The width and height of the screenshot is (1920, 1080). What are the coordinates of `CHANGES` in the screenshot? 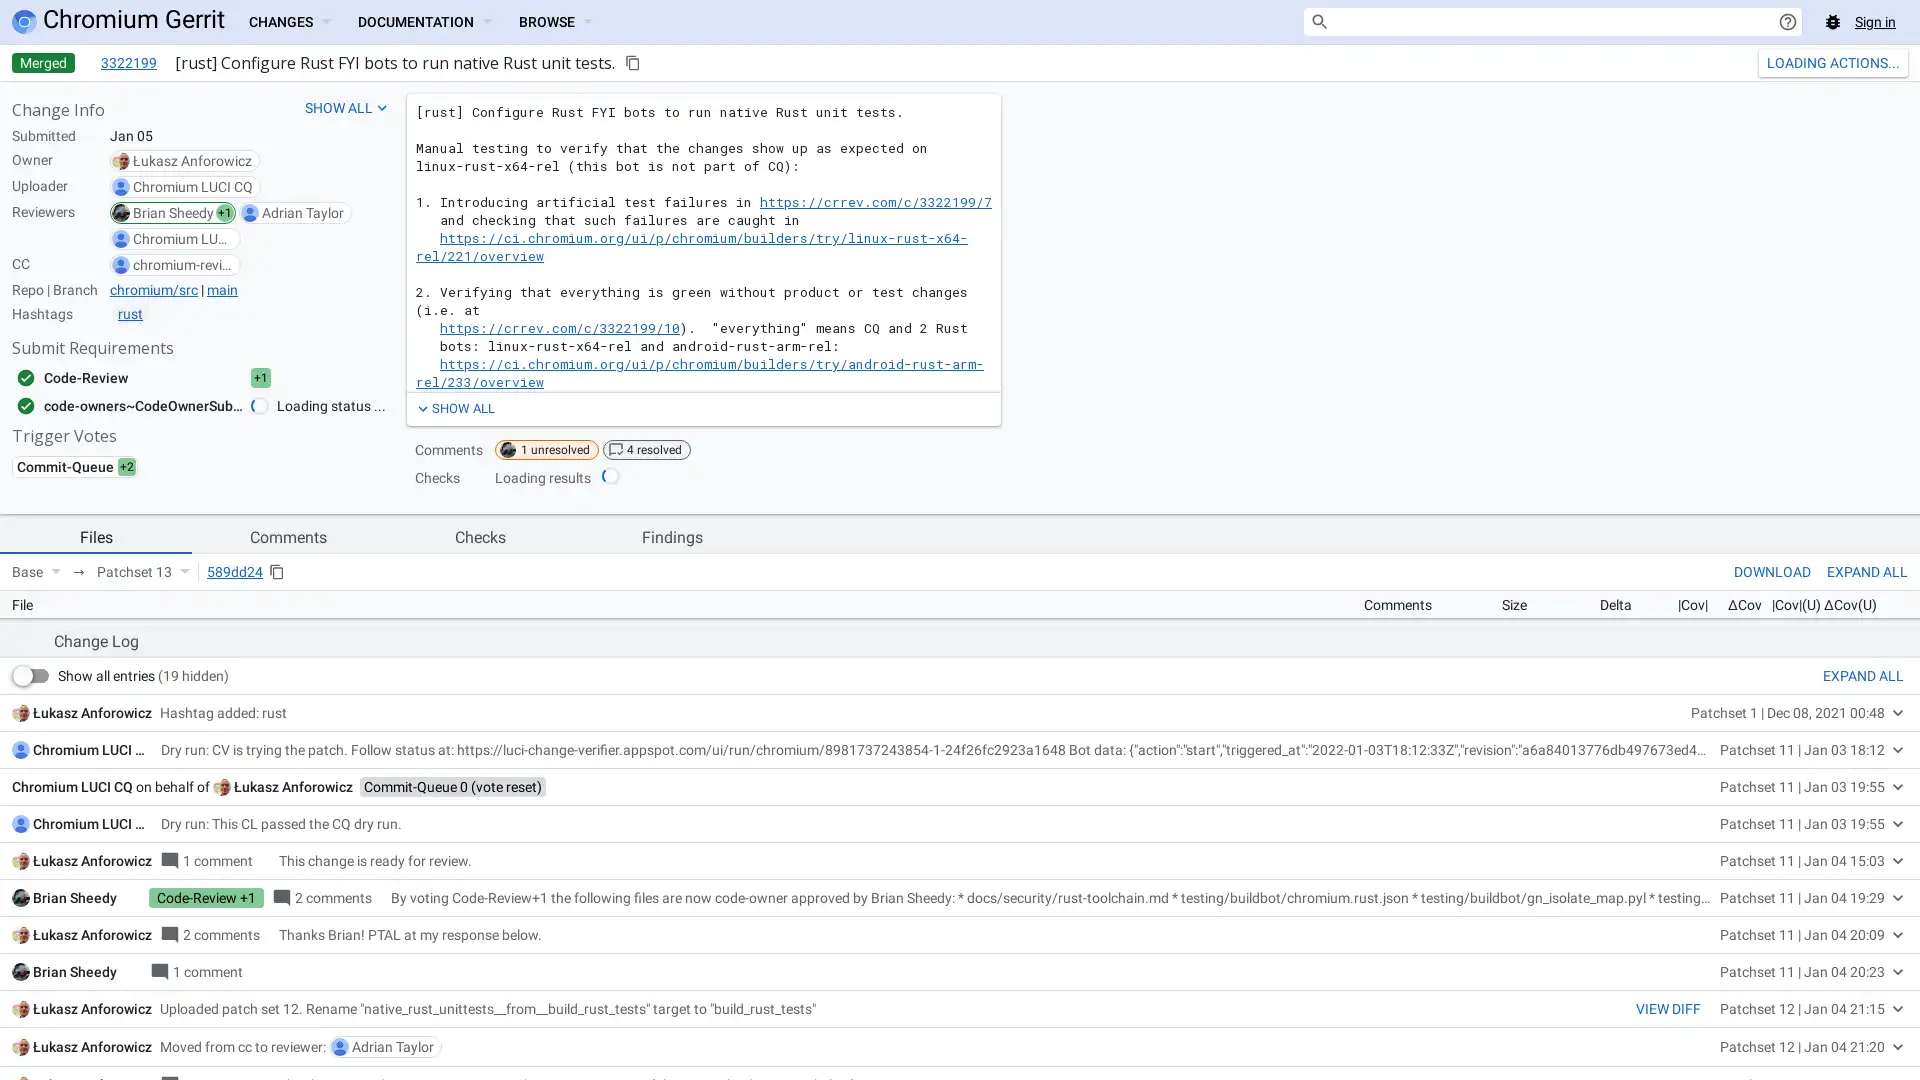 It's located at (287, 22).